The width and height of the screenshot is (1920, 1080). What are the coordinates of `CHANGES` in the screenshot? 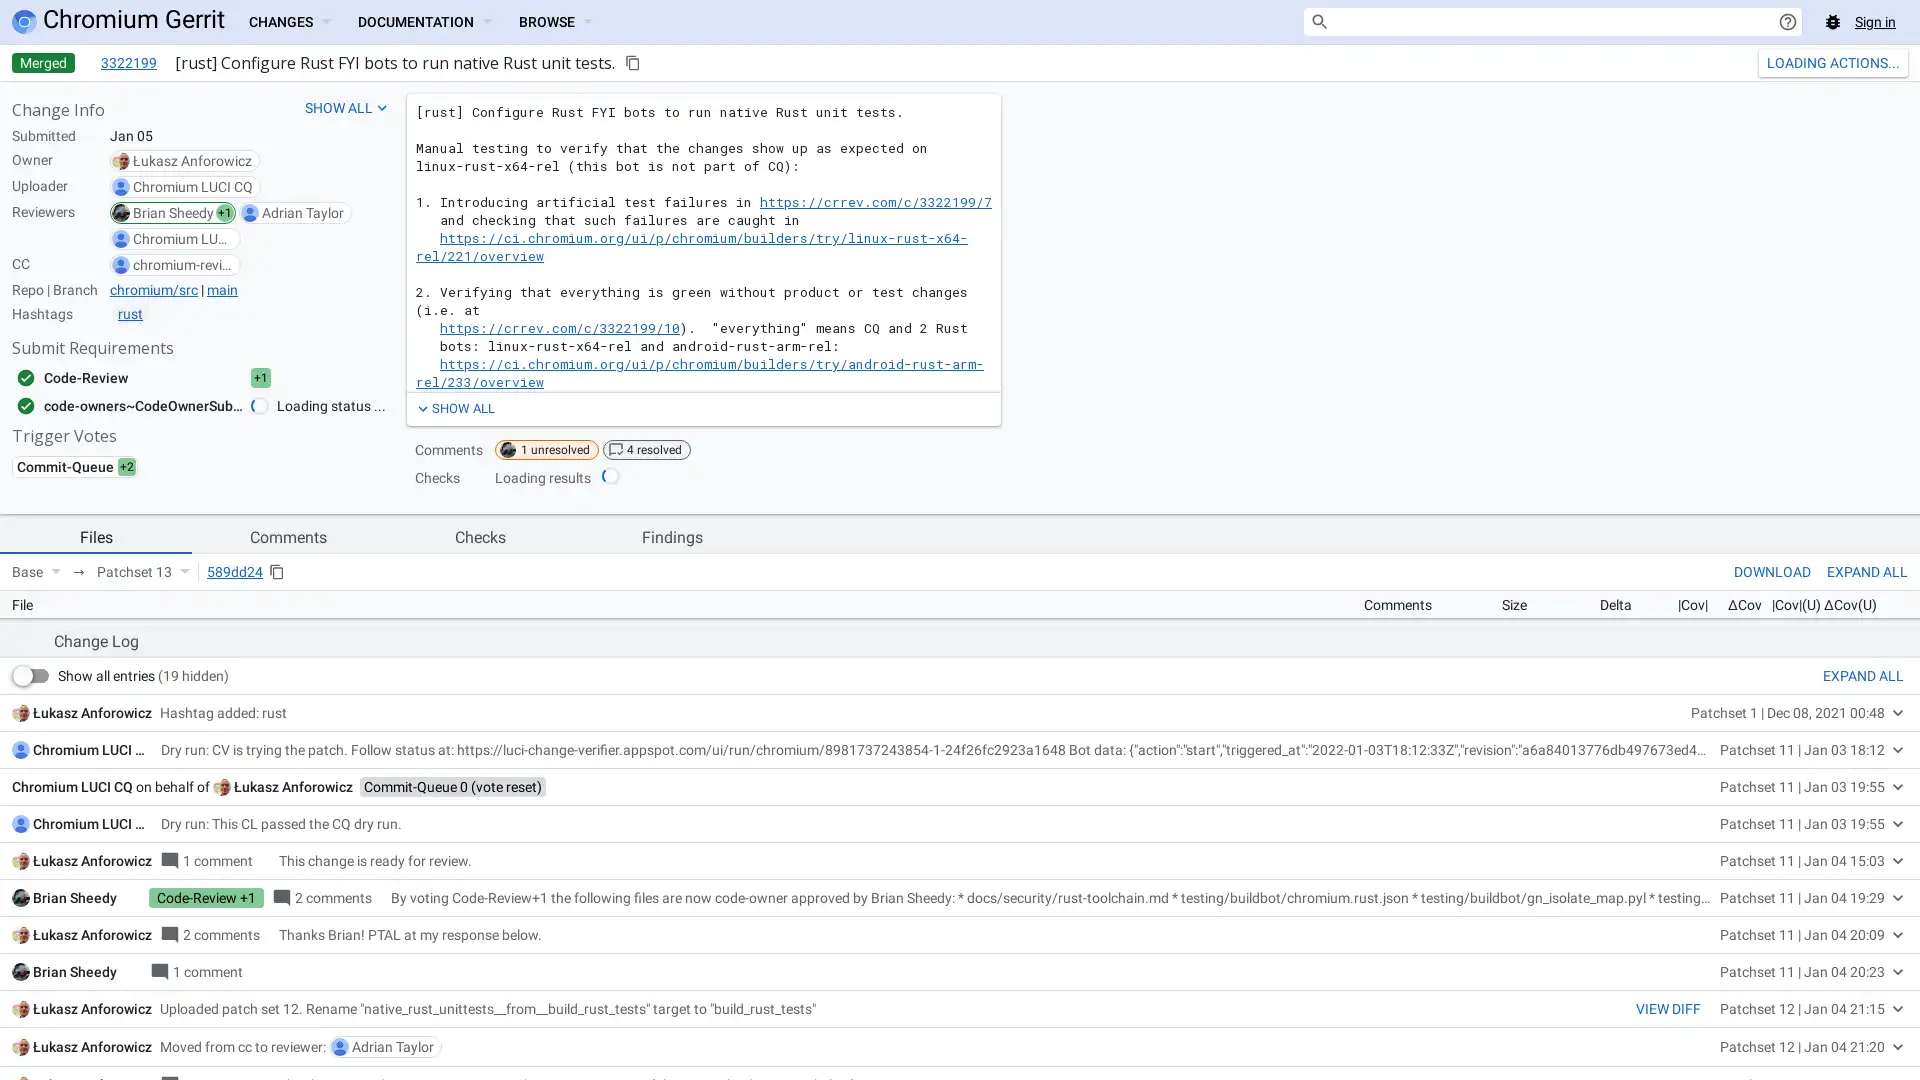 It's located at (287, 22).